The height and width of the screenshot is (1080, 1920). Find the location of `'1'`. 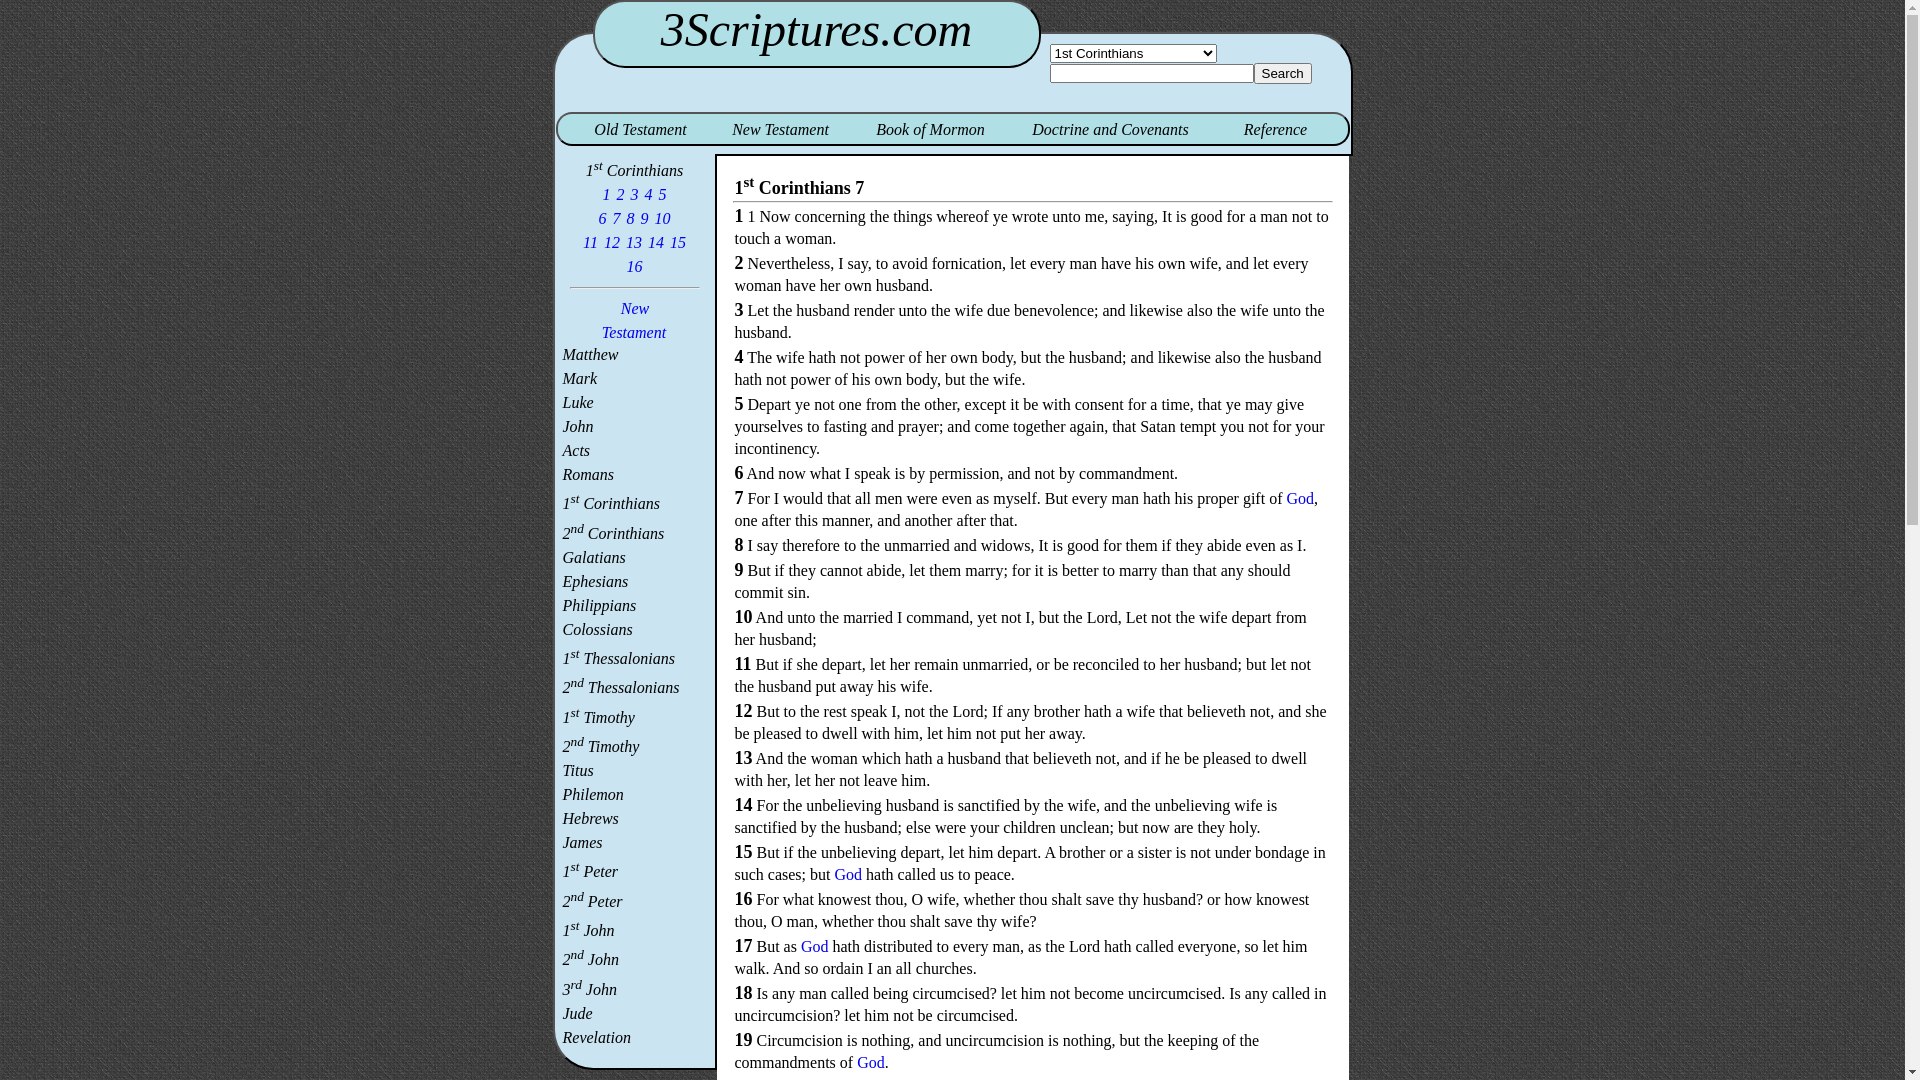

'1' is located at coordinates (605, 194).